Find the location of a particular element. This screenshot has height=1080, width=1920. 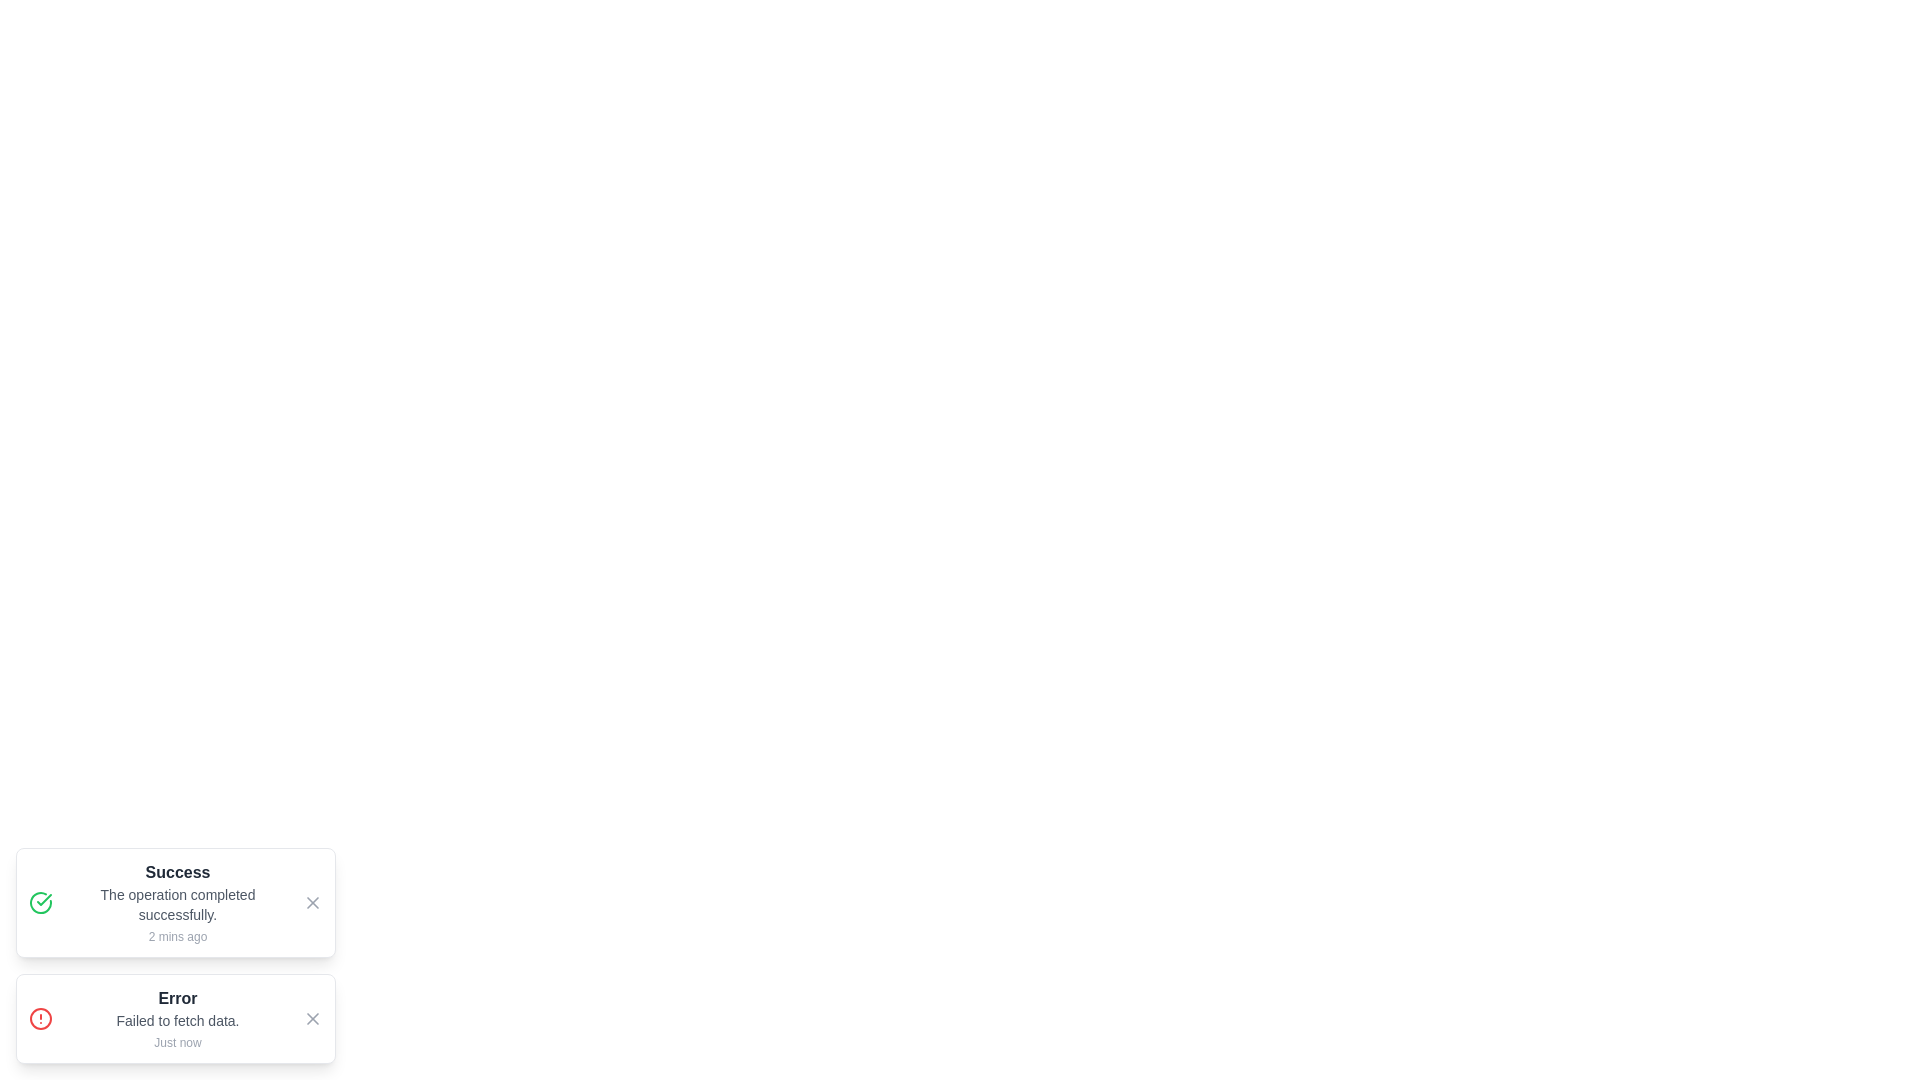

the small gray 'X' icon button located at the top-right corner of the notification card is located at coordinates (311, 1018).